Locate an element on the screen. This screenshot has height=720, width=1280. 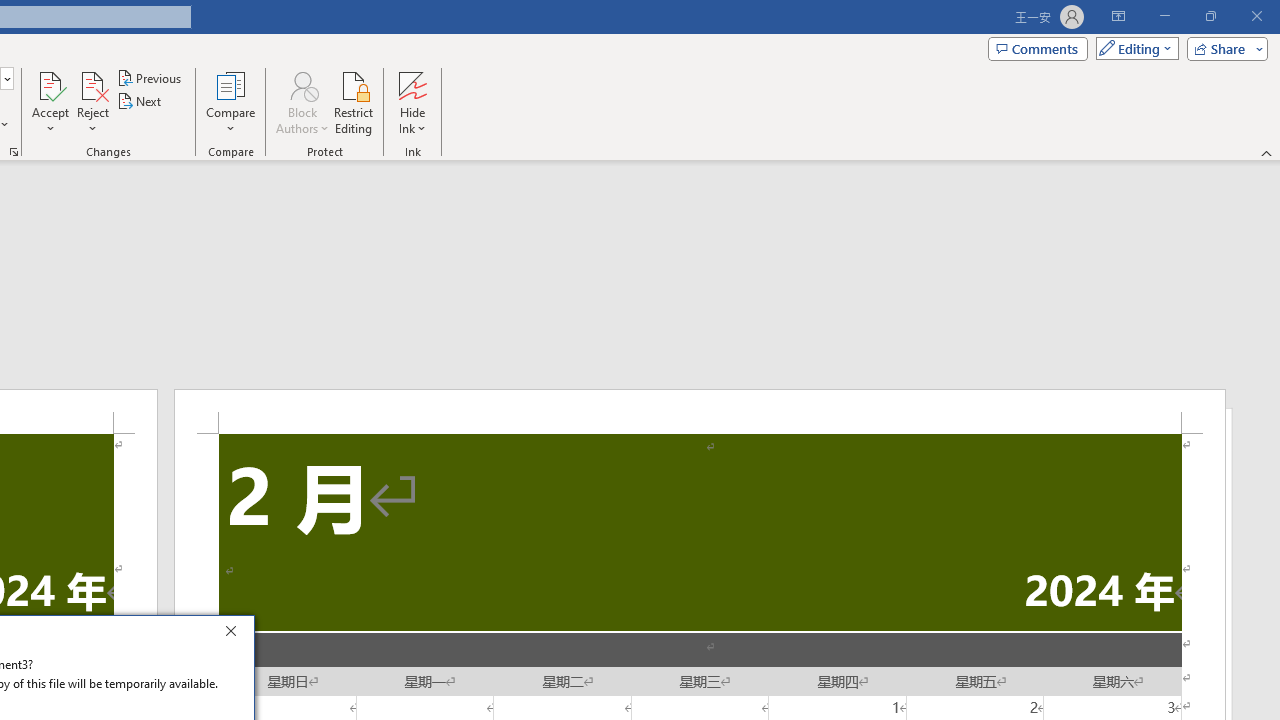
'Accept and Move to Next' is located at coordinates (50, 84).